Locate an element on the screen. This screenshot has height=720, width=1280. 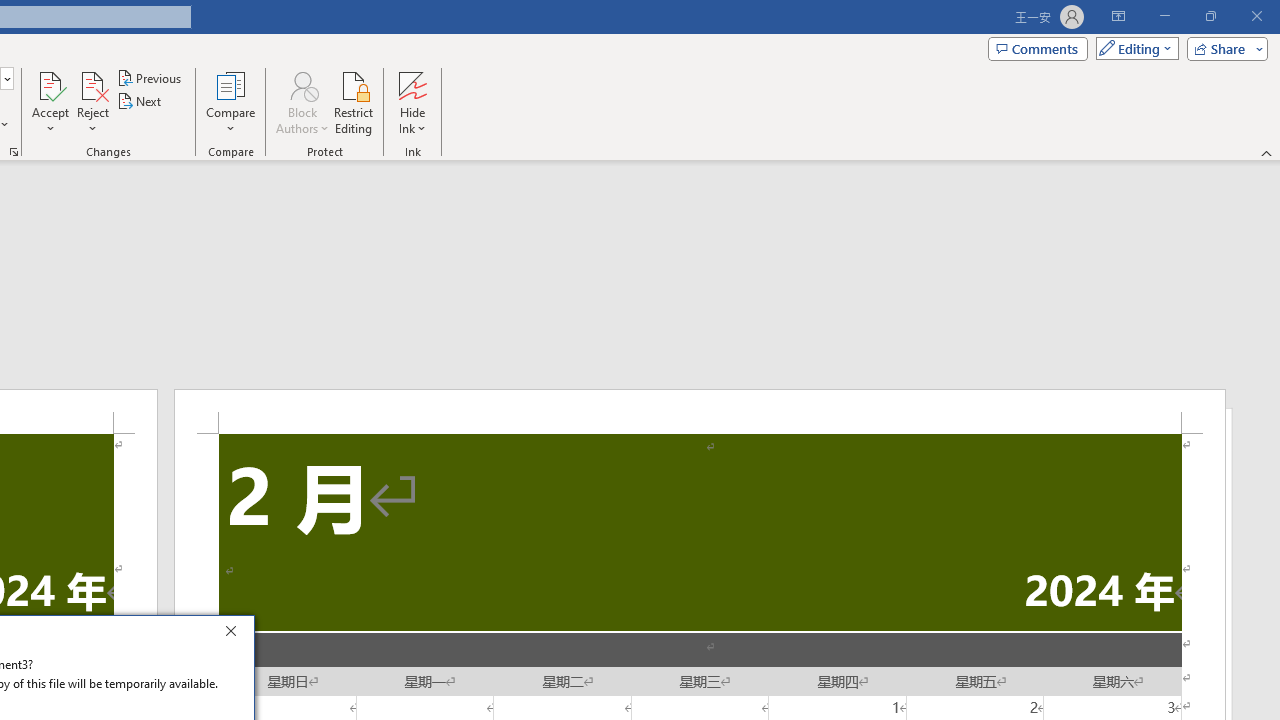
'Accept and Move to Next' is located at coordinates (50, 84).